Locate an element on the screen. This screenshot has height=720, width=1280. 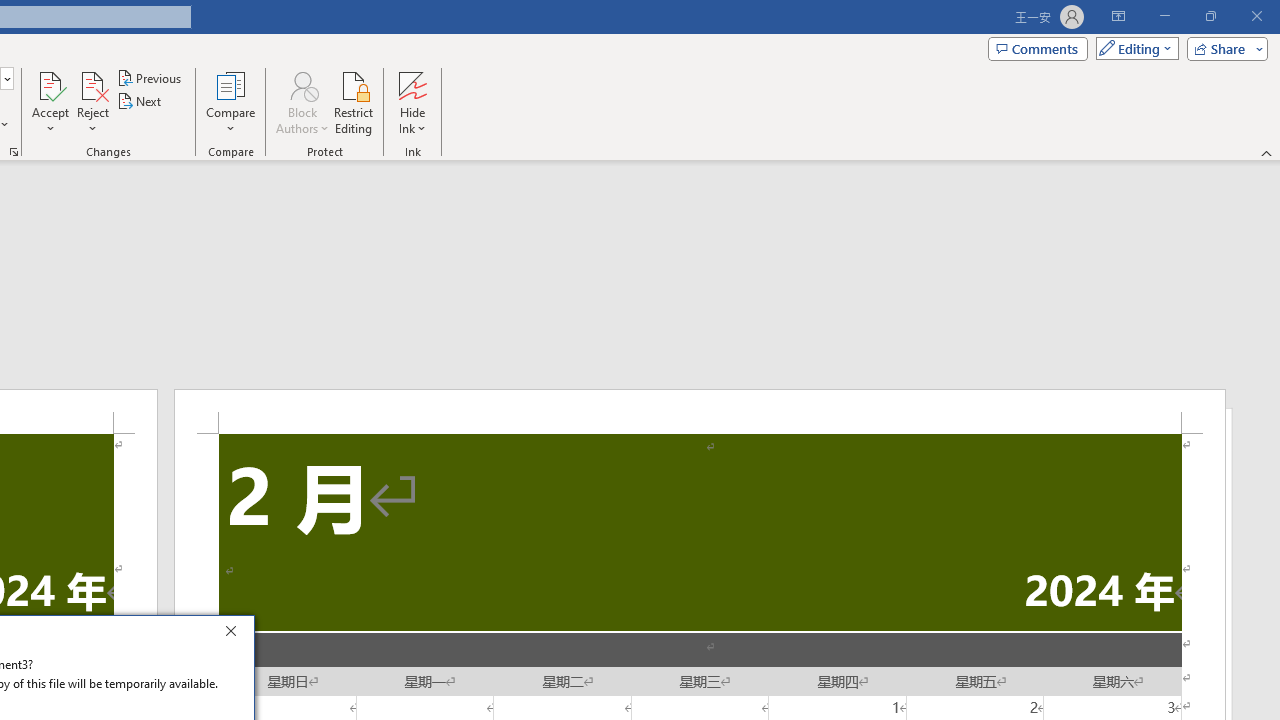
'Accept and Move to Next' is located at coordinates (50, 84).